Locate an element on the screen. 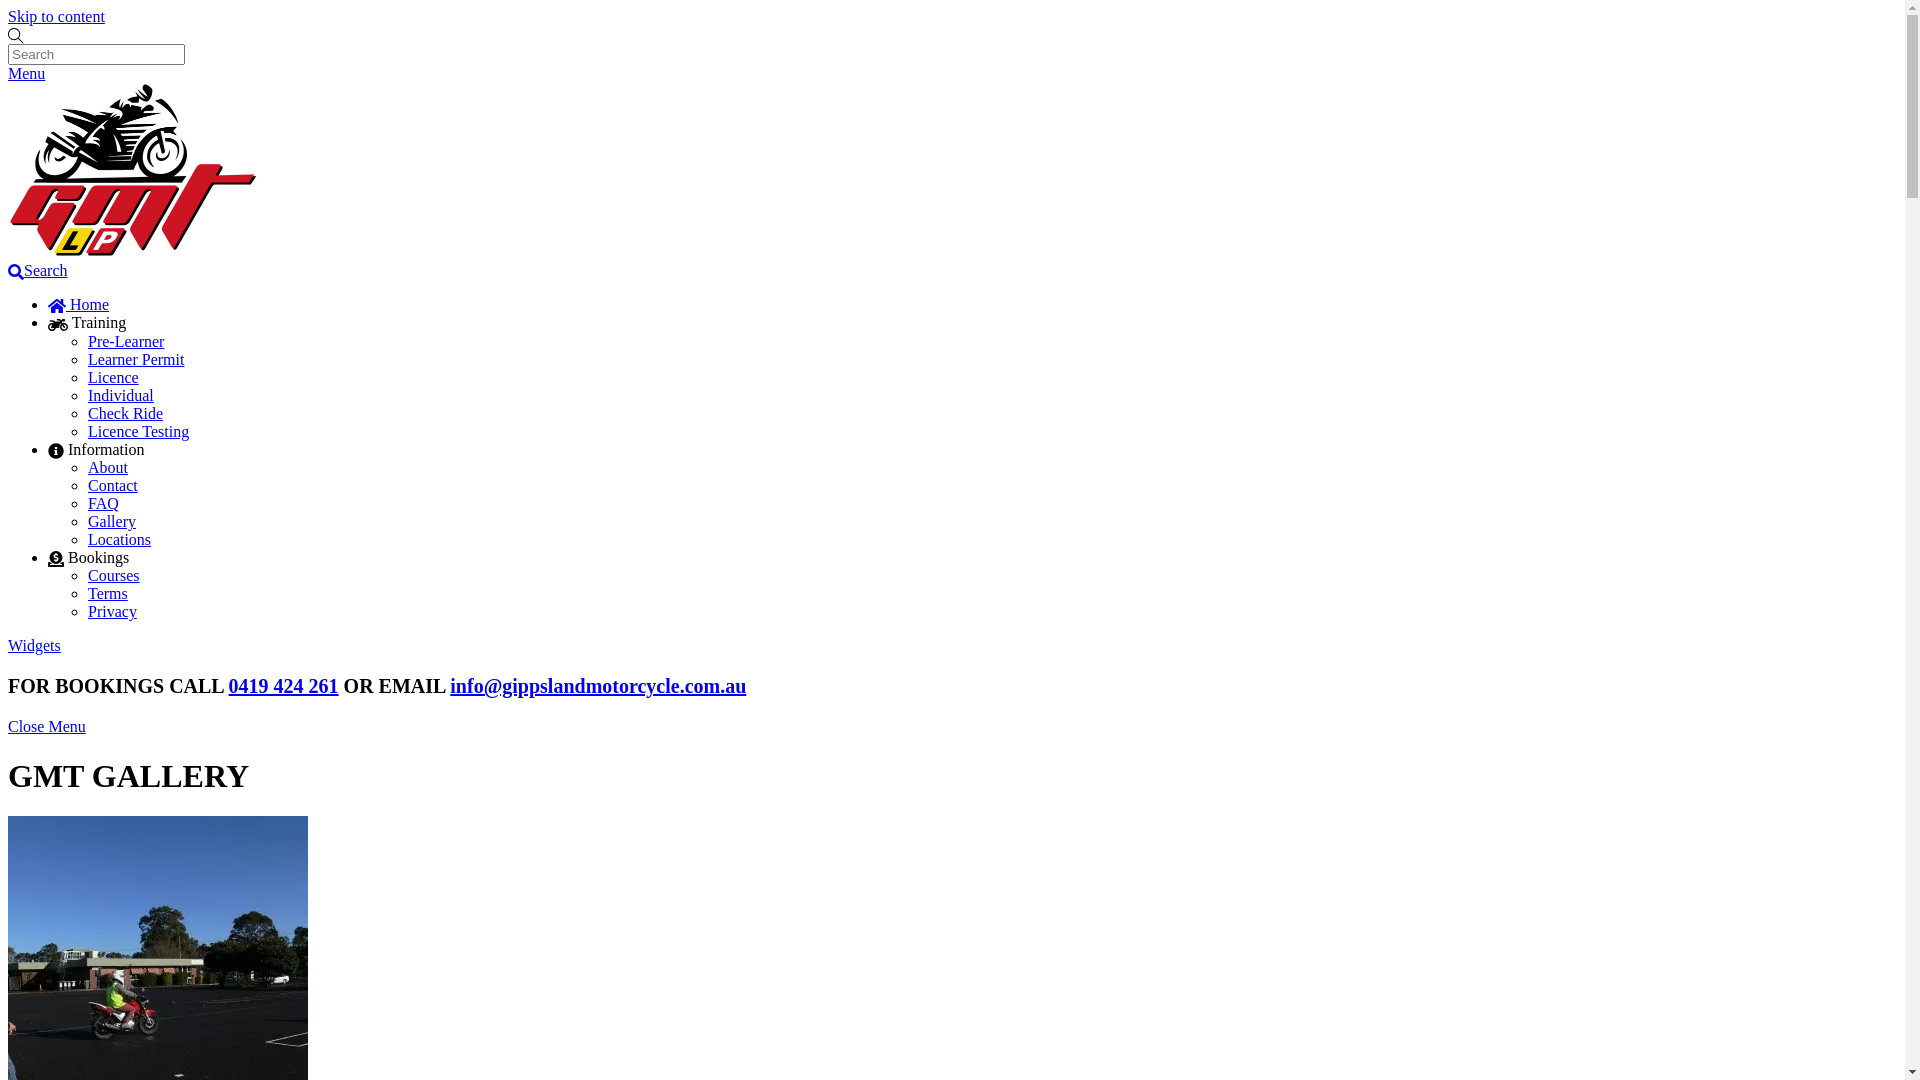 The height and width of the screenshot is (1080, 1920). 'Bookings' is located at coordinates (87, 557).